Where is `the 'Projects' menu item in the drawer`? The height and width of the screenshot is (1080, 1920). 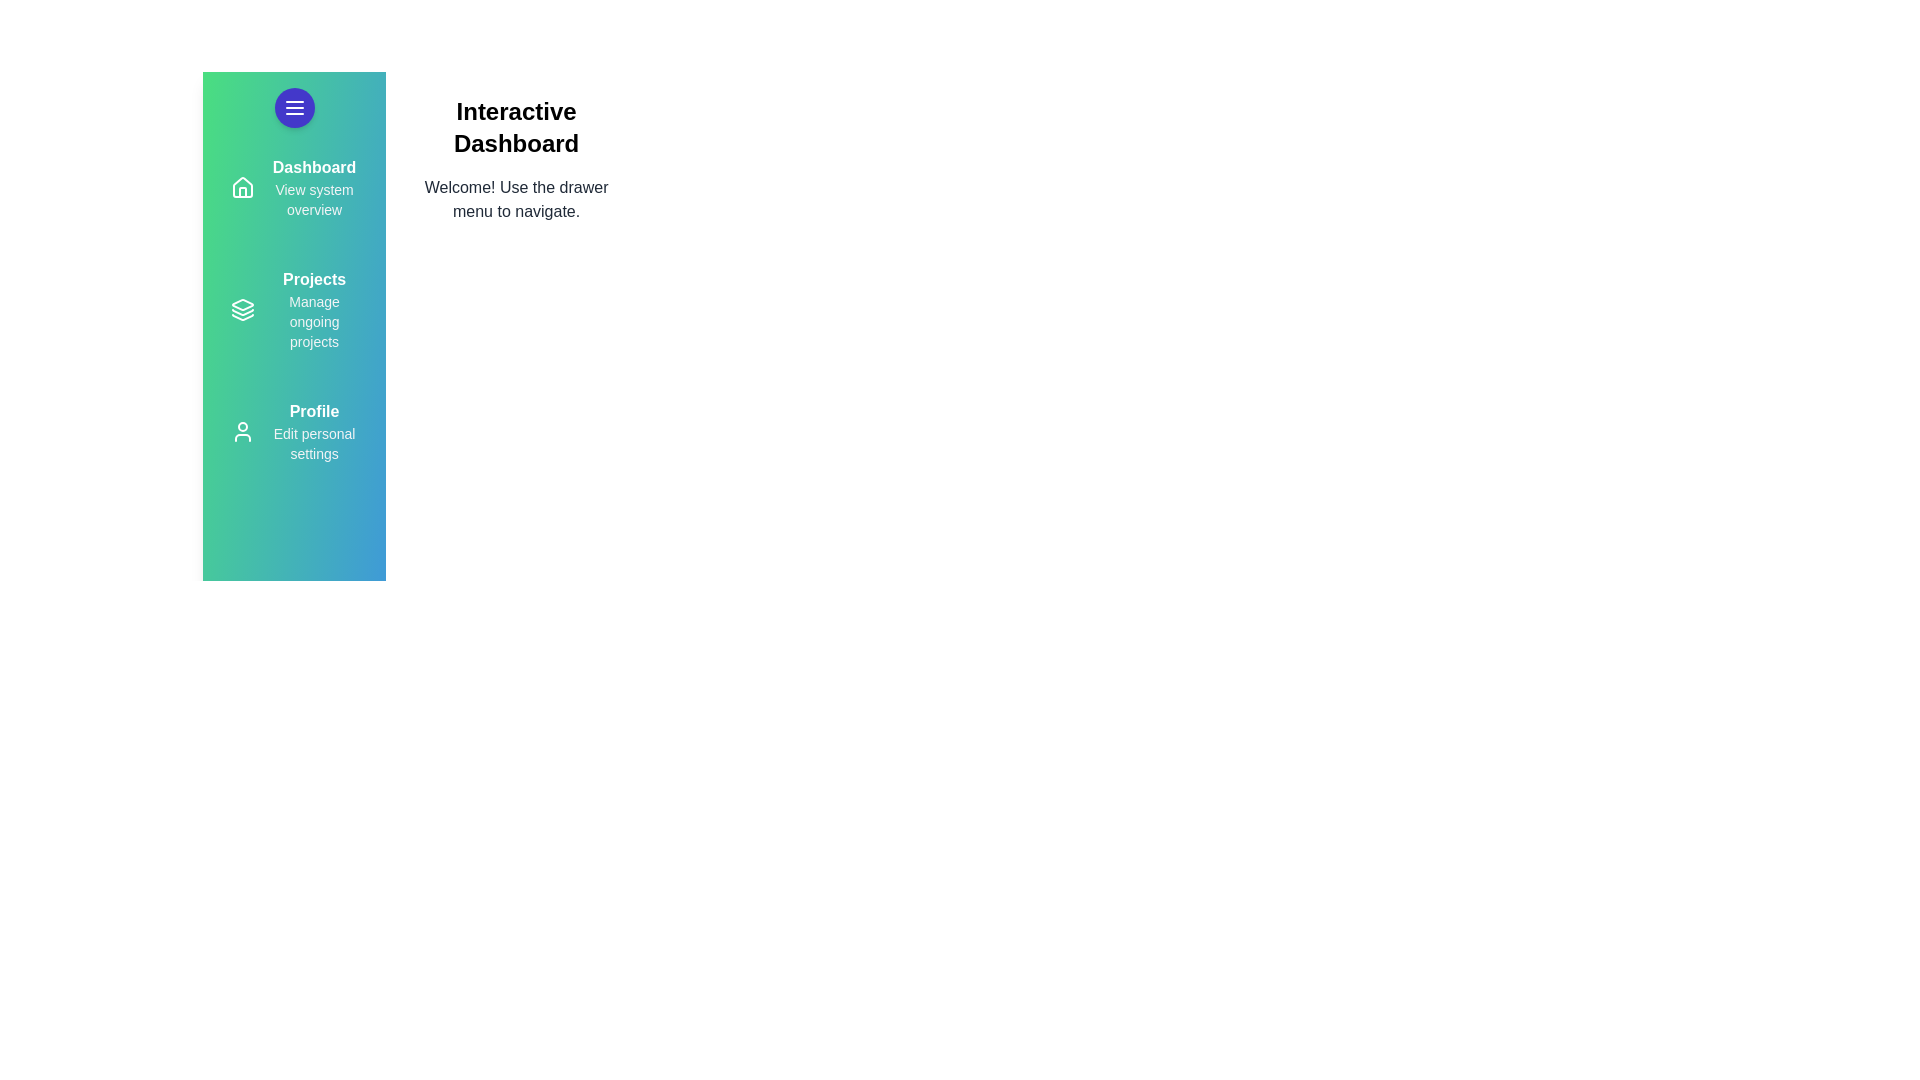 the 'Projects' menu item in the drawer is located at coordinates (292, 309).